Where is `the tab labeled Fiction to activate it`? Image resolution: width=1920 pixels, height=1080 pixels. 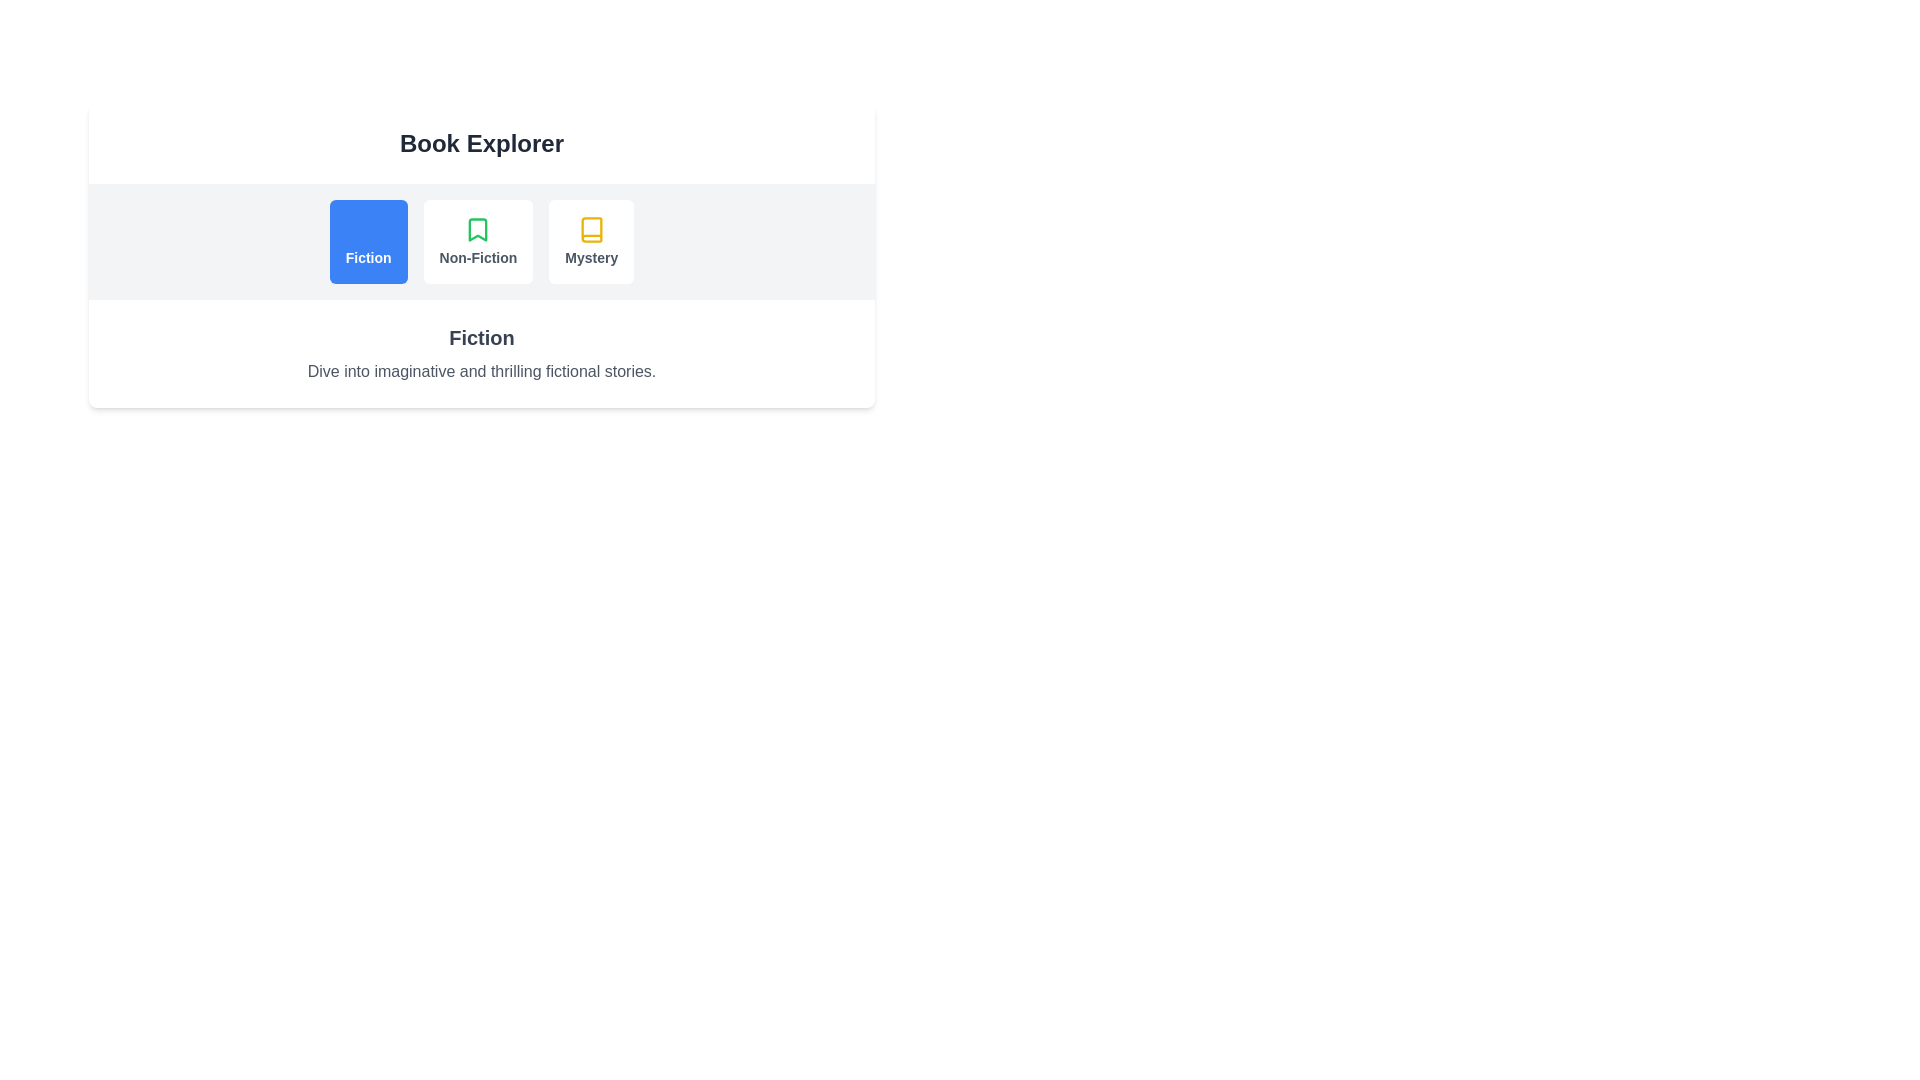
the tab labeled Fiction to activate it is located at coordinates (368, 241).